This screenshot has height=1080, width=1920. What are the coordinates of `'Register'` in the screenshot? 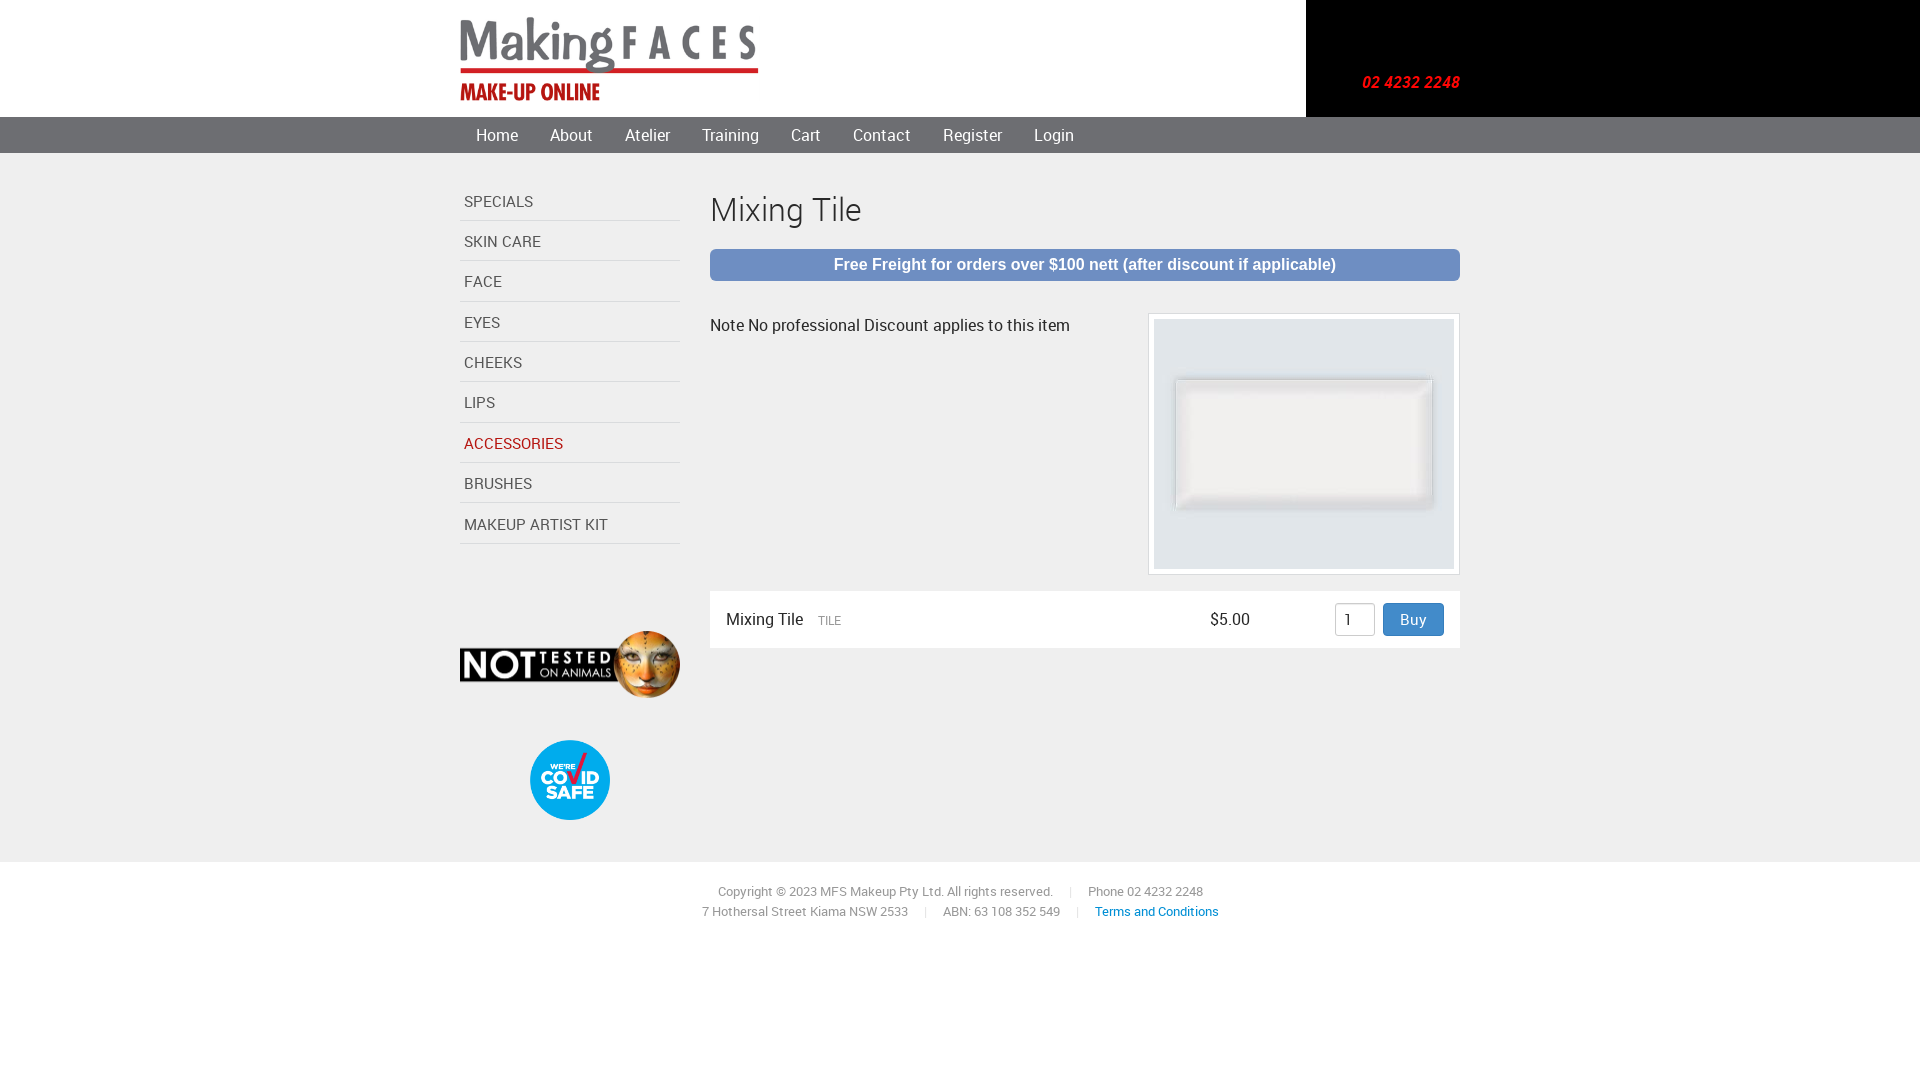 It's located at (972, 135).